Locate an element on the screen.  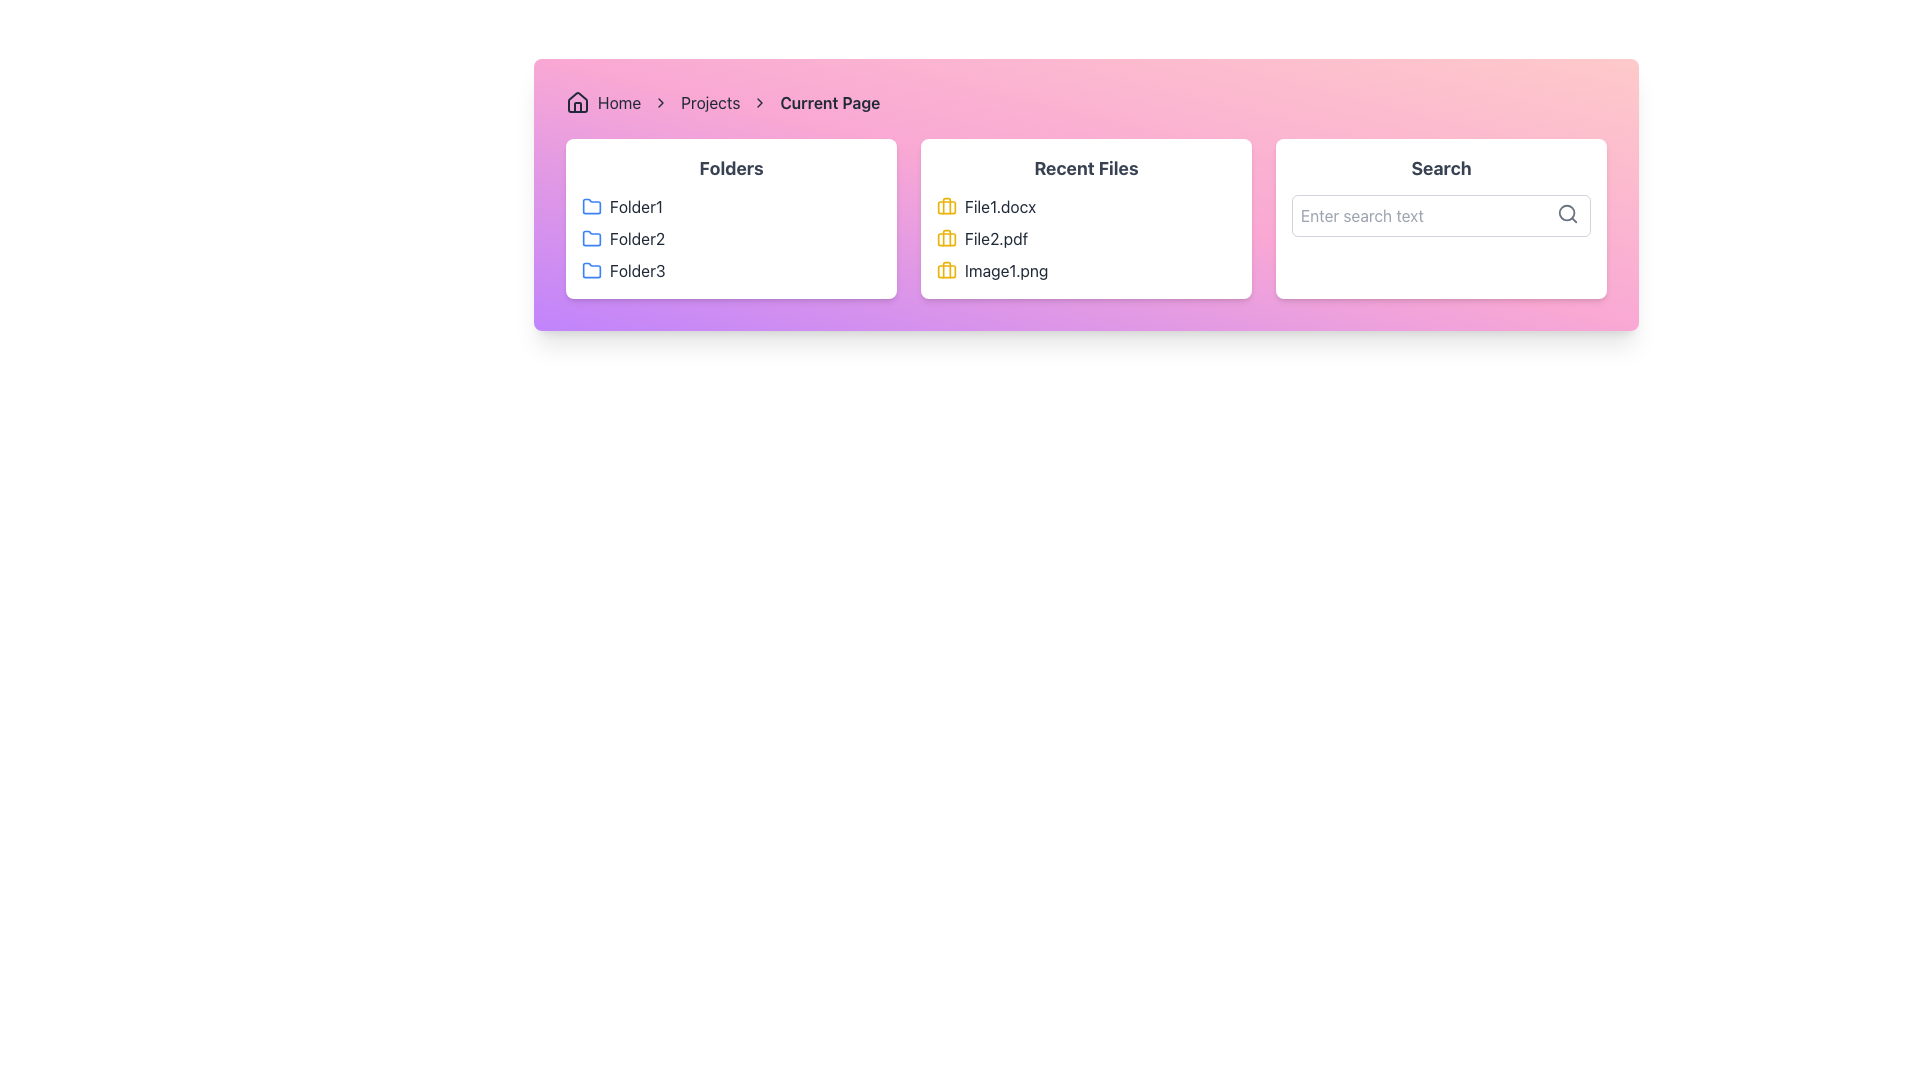
the bottom-most rectangle of the briefcase icon located in the 'Recent Files' section, which symbolizes a file type or category is located at coordinates (945, 270).